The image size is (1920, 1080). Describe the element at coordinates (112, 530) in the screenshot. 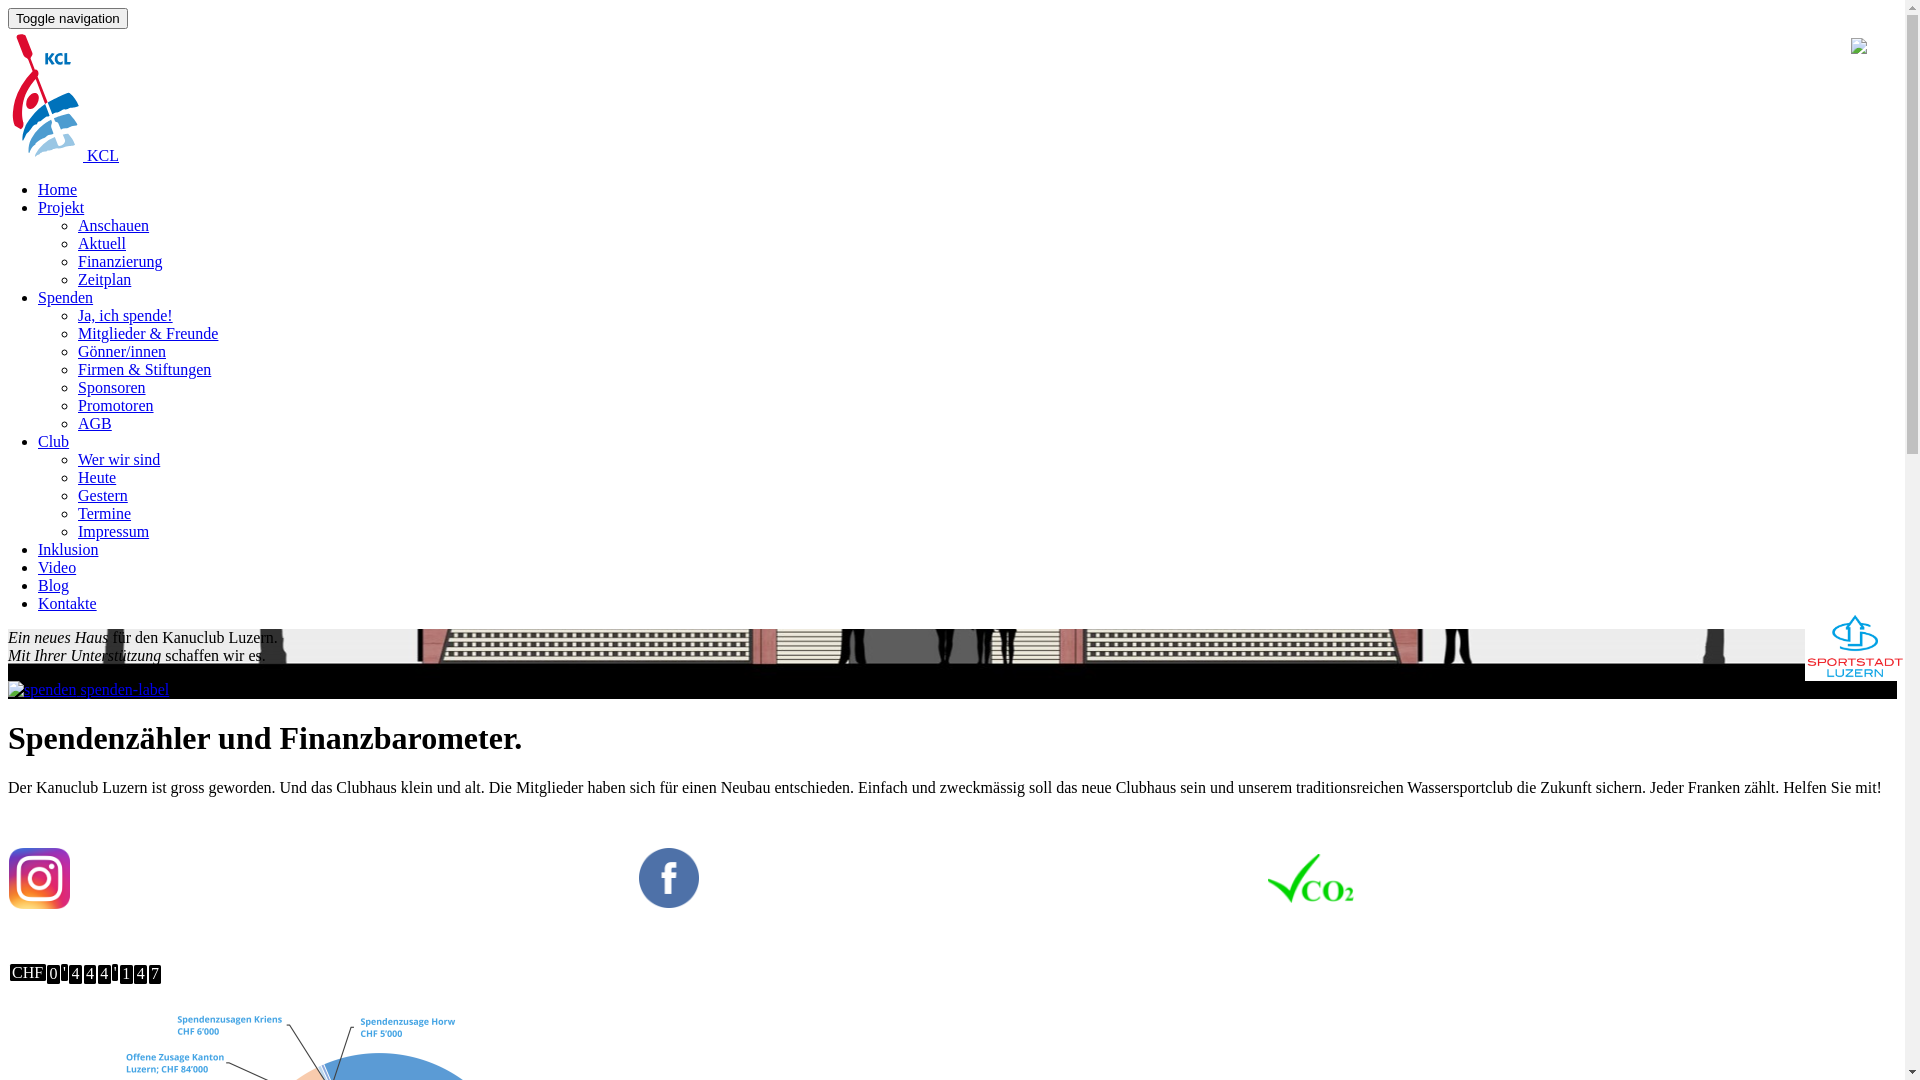

I see `'Impressum'` at that location.